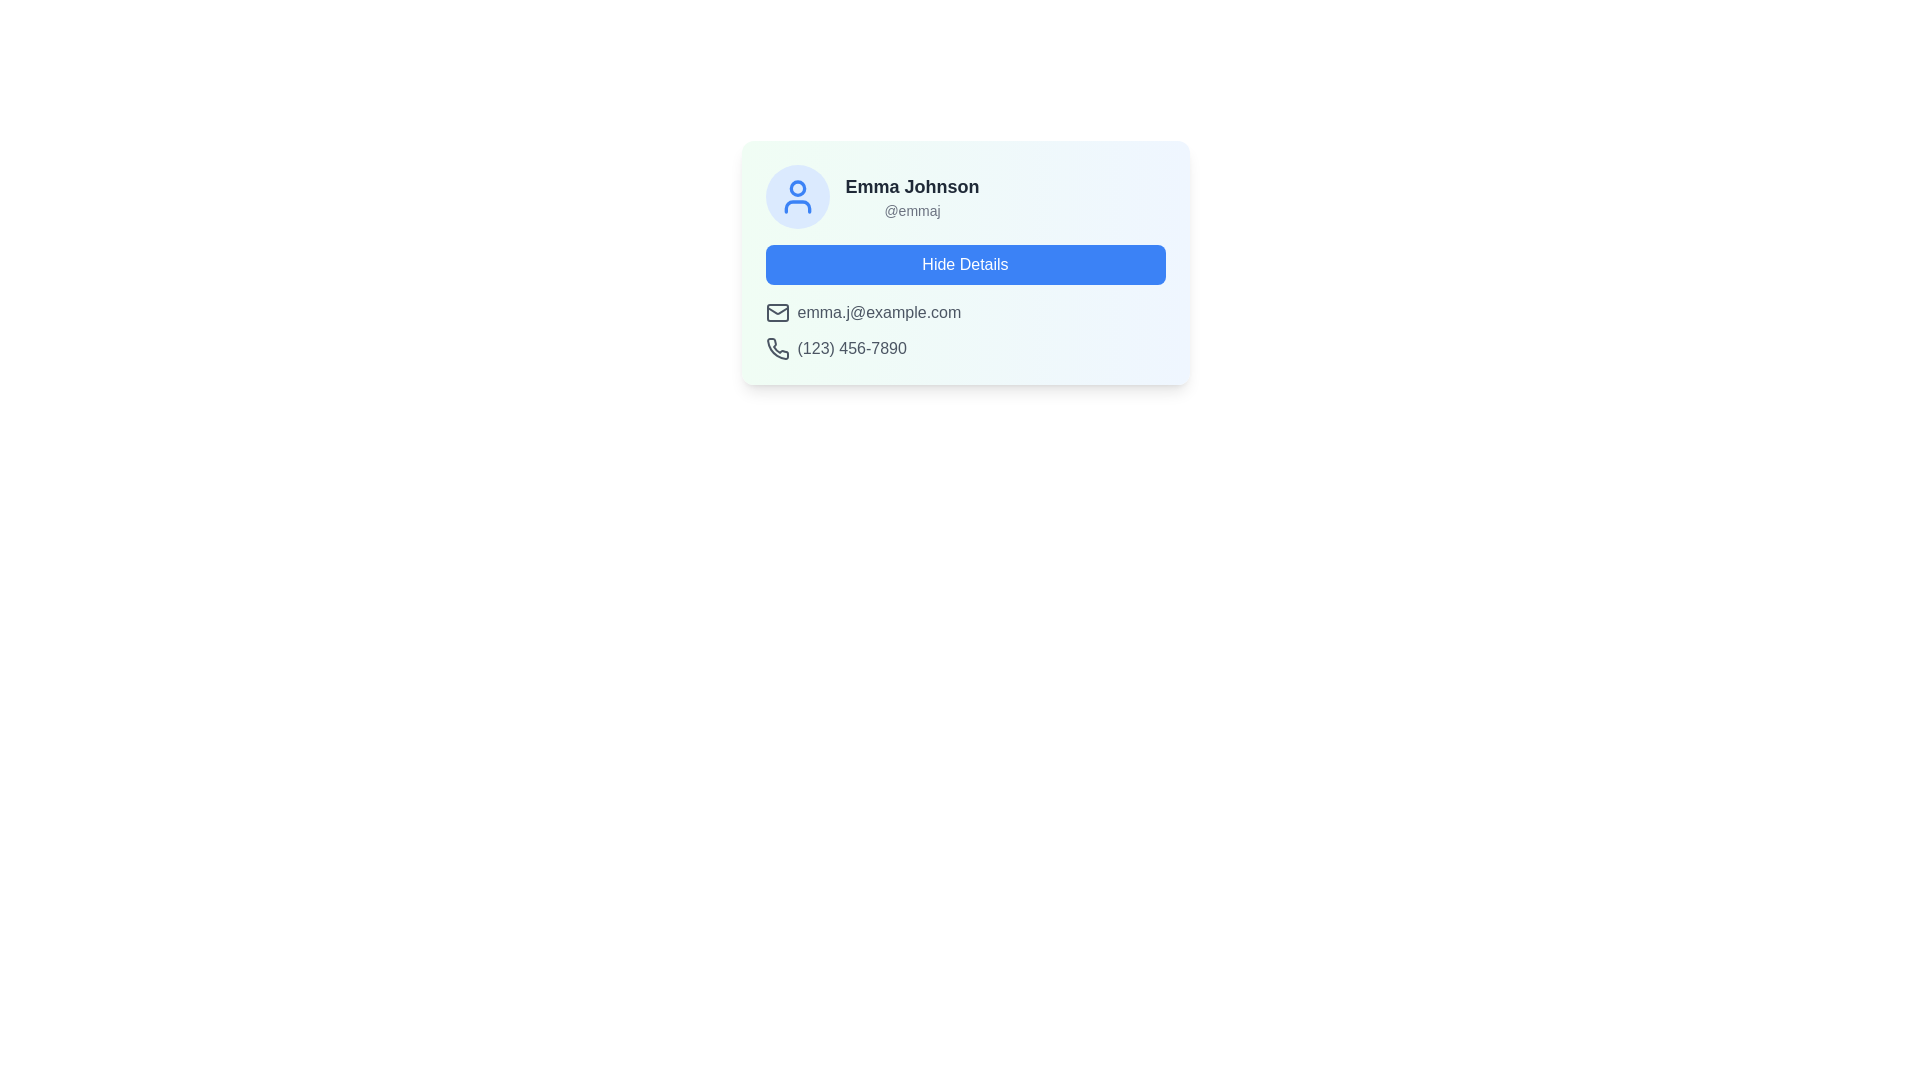 This screenshot has height=1080, width=1920. I want to click on the blue rectangular button labeled 'Hide Details' located in the user profile card to hide the details, so click(965, 264).